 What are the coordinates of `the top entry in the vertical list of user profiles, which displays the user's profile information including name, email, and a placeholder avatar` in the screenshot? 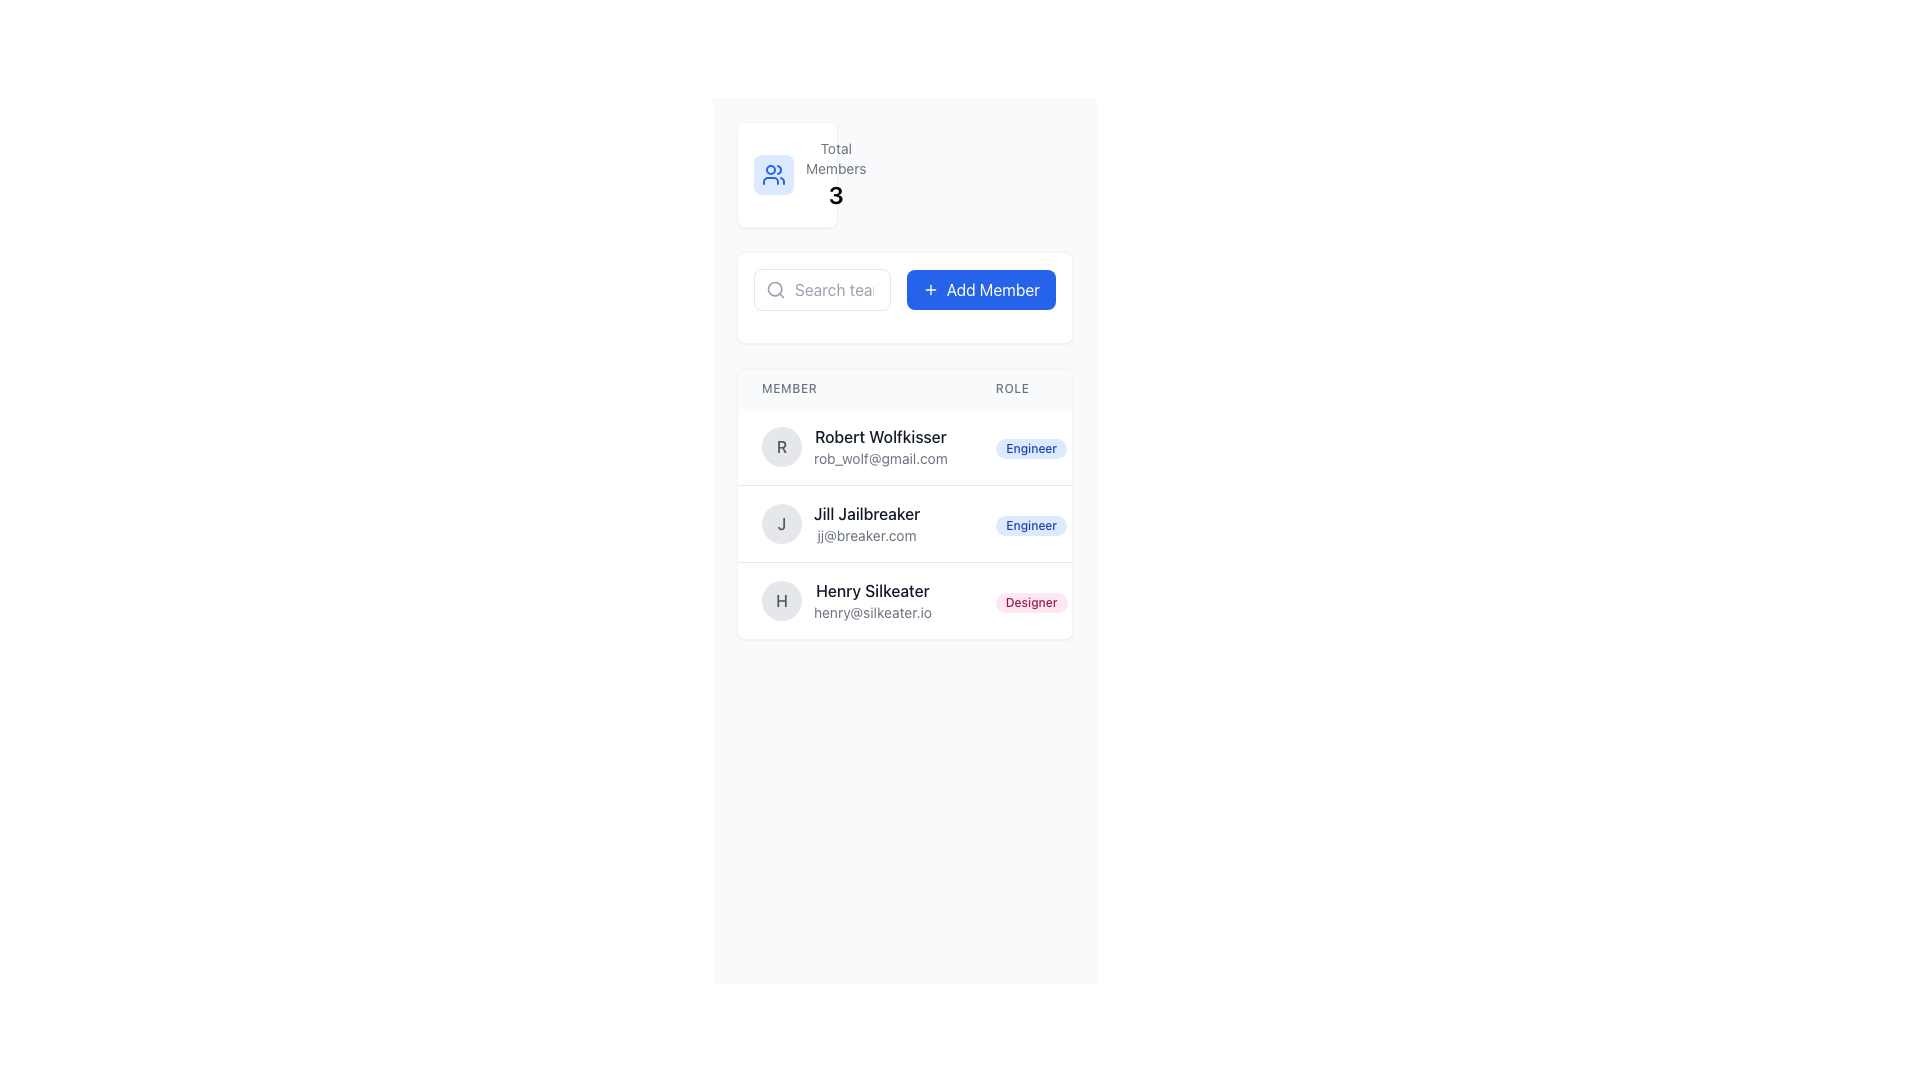 It's located at (854, 446).